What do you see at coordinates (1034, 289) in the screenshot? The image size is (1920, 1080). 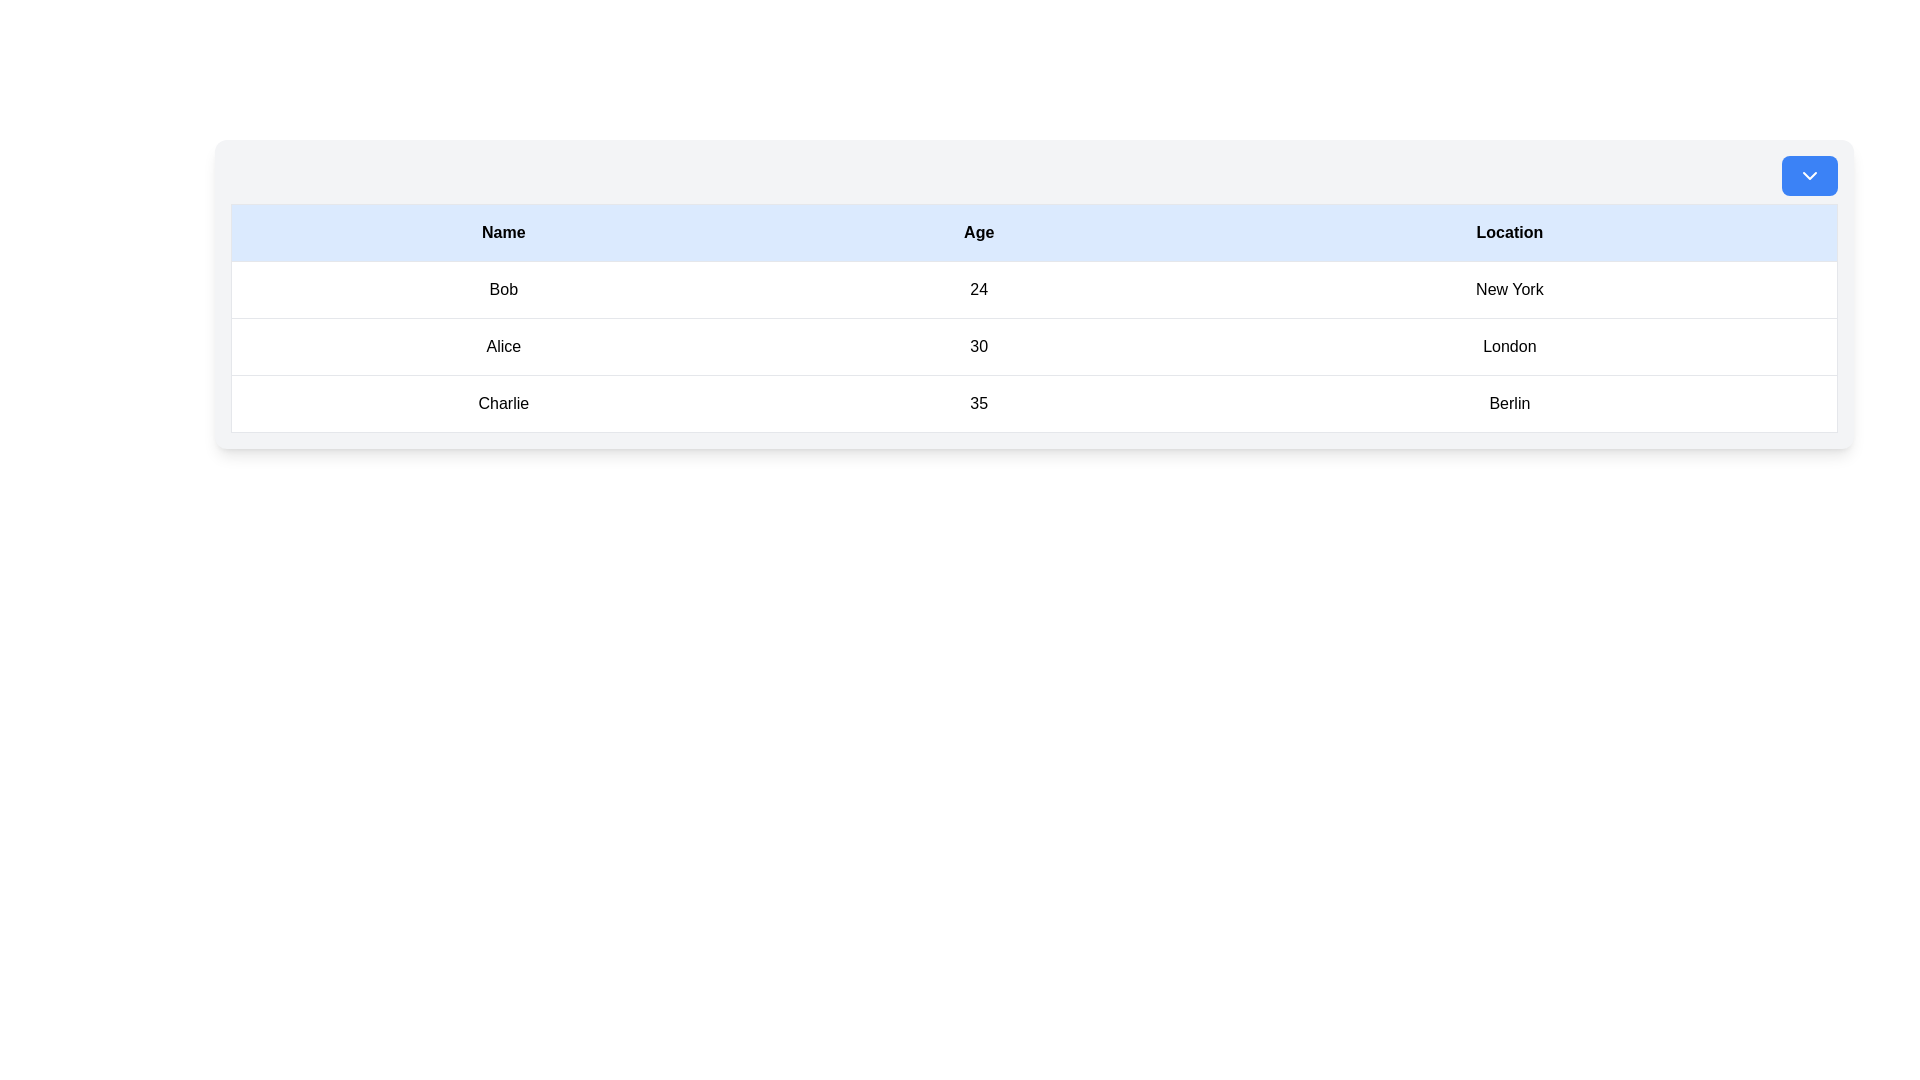 I see `data represented in the first row of the table, which contains the name 'Bob', age '24', and location 'New York'` at bounding box center [1034, 289].